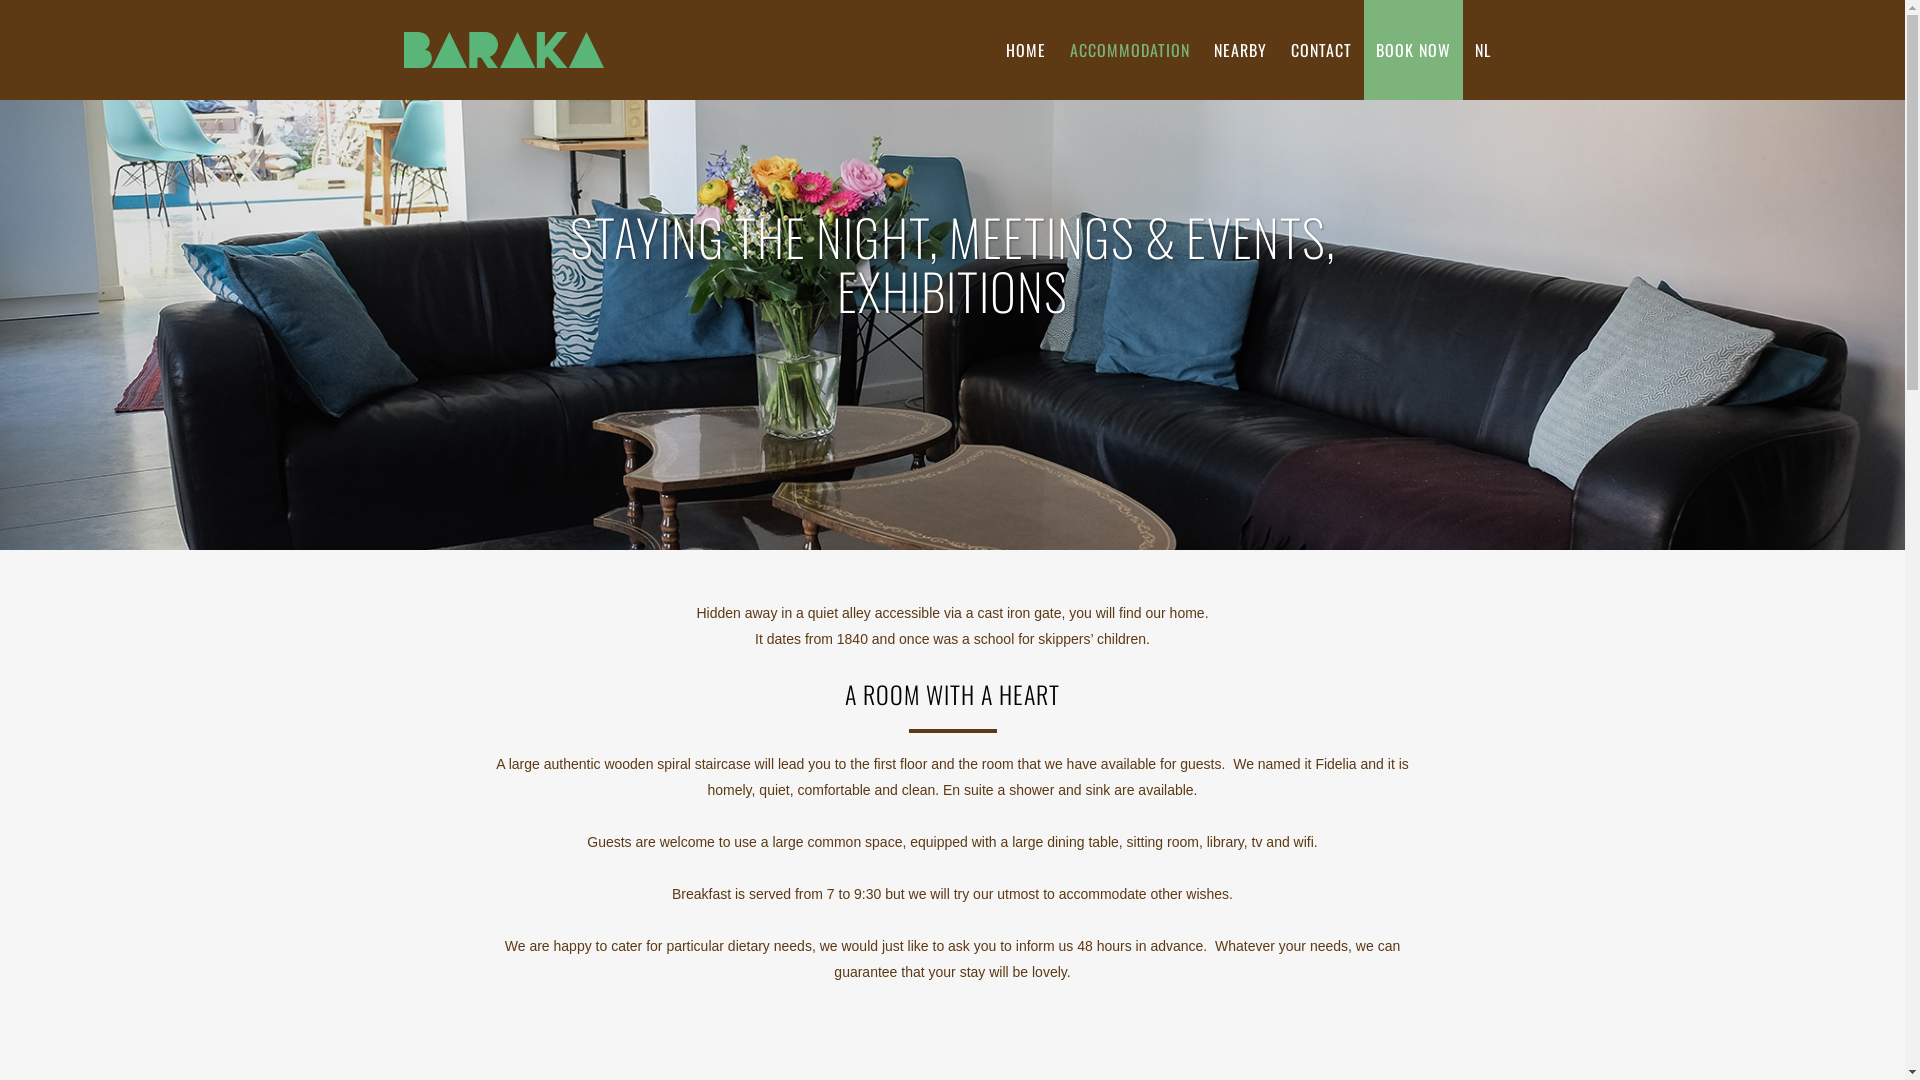  Describe the element at coordinates (1239, 49) in the screenshot. I see `'NEARBY'` at that location.